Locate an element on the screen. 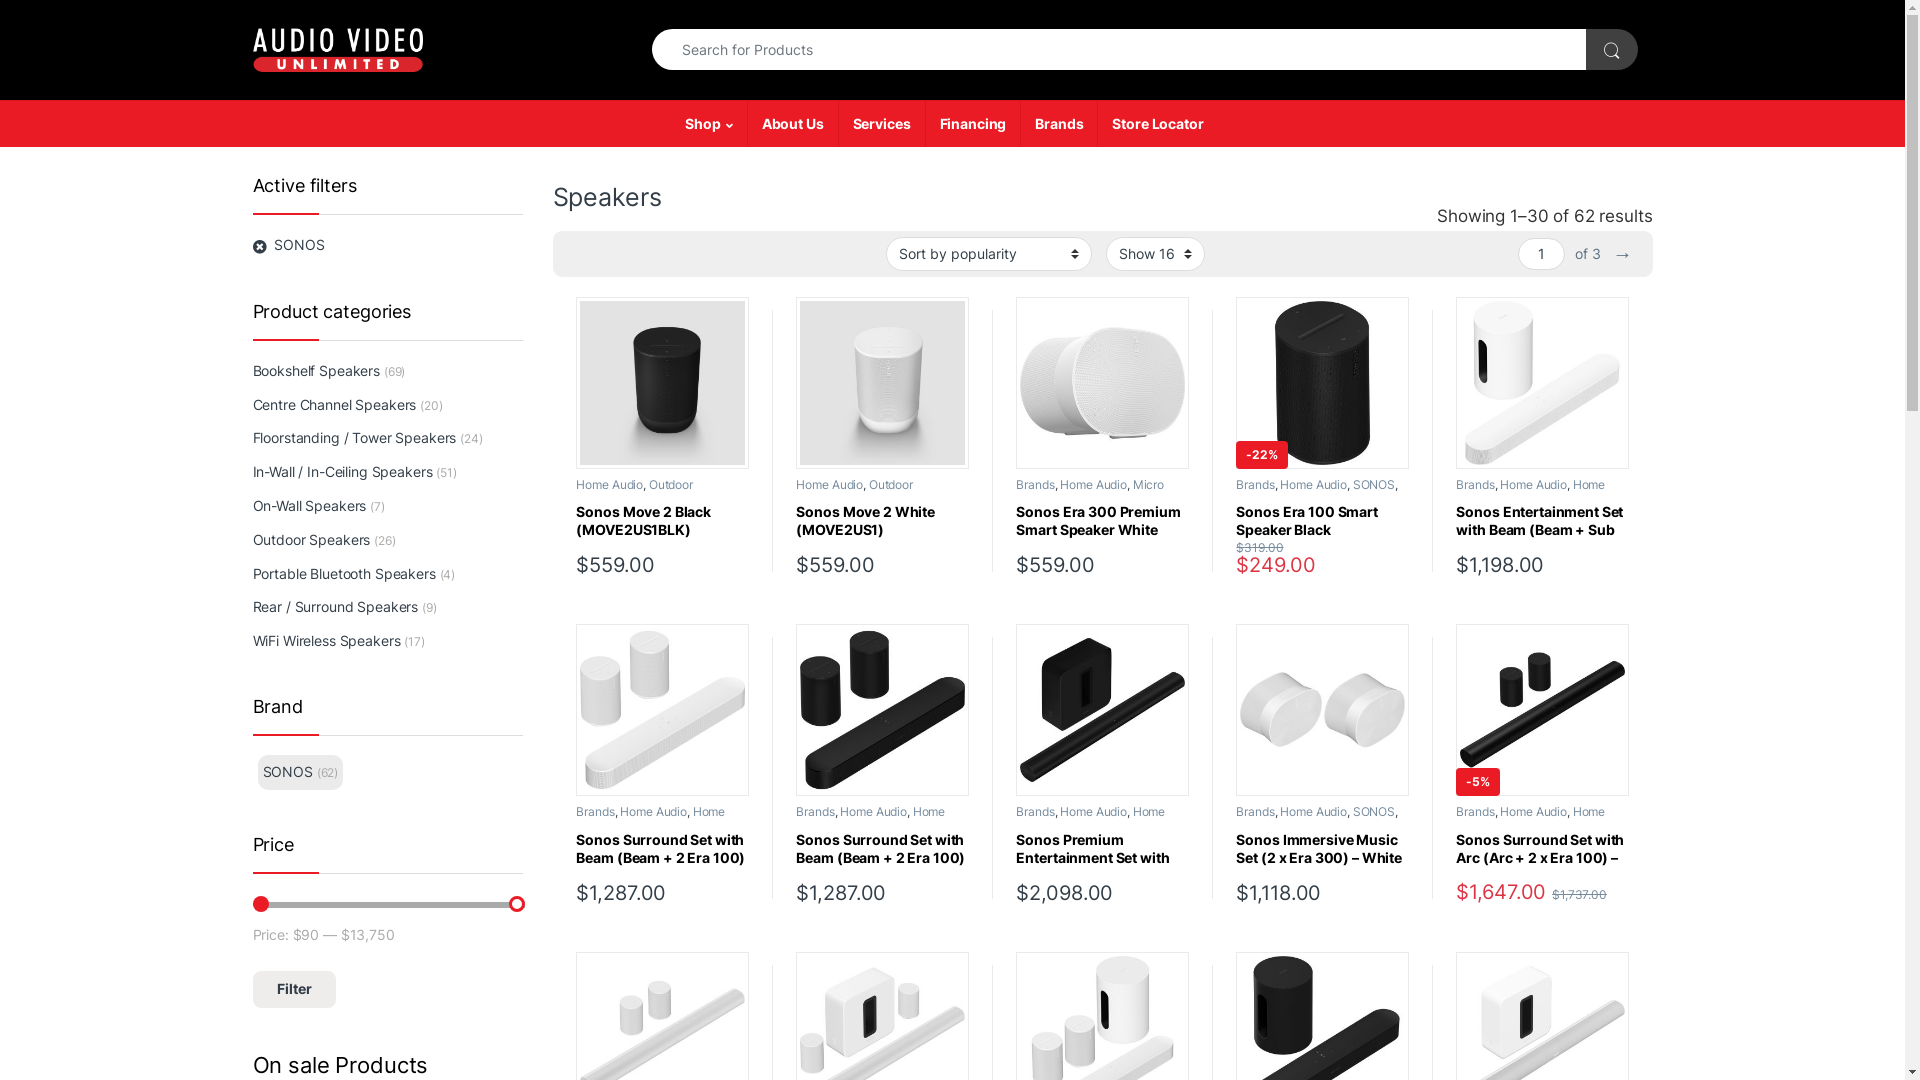 The width and height of the screenshot is (1920, 1080). 'Outdoor Speakers' is located at coordinates (310, 540).